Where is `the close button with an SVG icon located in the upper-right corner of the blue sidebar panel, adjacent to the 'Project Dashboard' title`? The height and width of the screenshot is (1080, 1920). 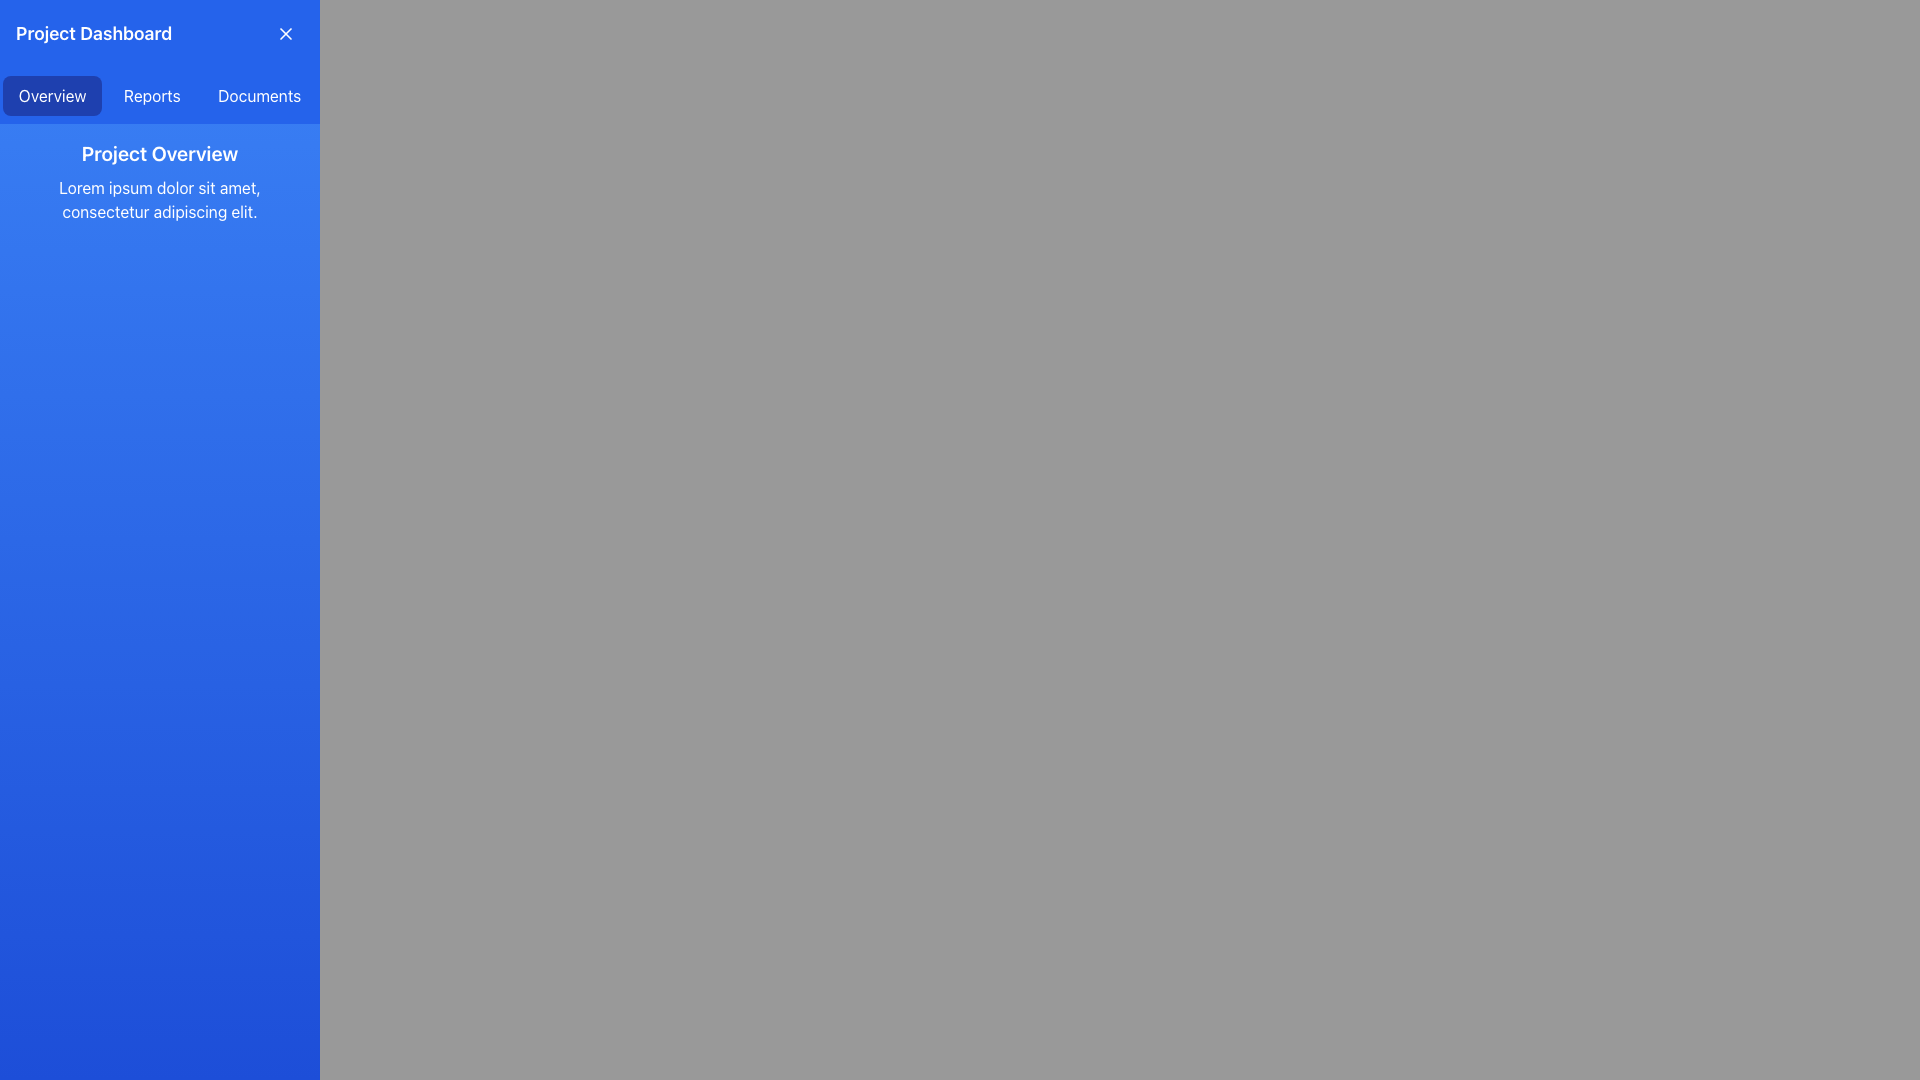 the close button with an SVG icon located in the upper-right corner of the blue sidebar panel, adjacent to the 'Project Dashboard' title is located at coordinates (285, 34).